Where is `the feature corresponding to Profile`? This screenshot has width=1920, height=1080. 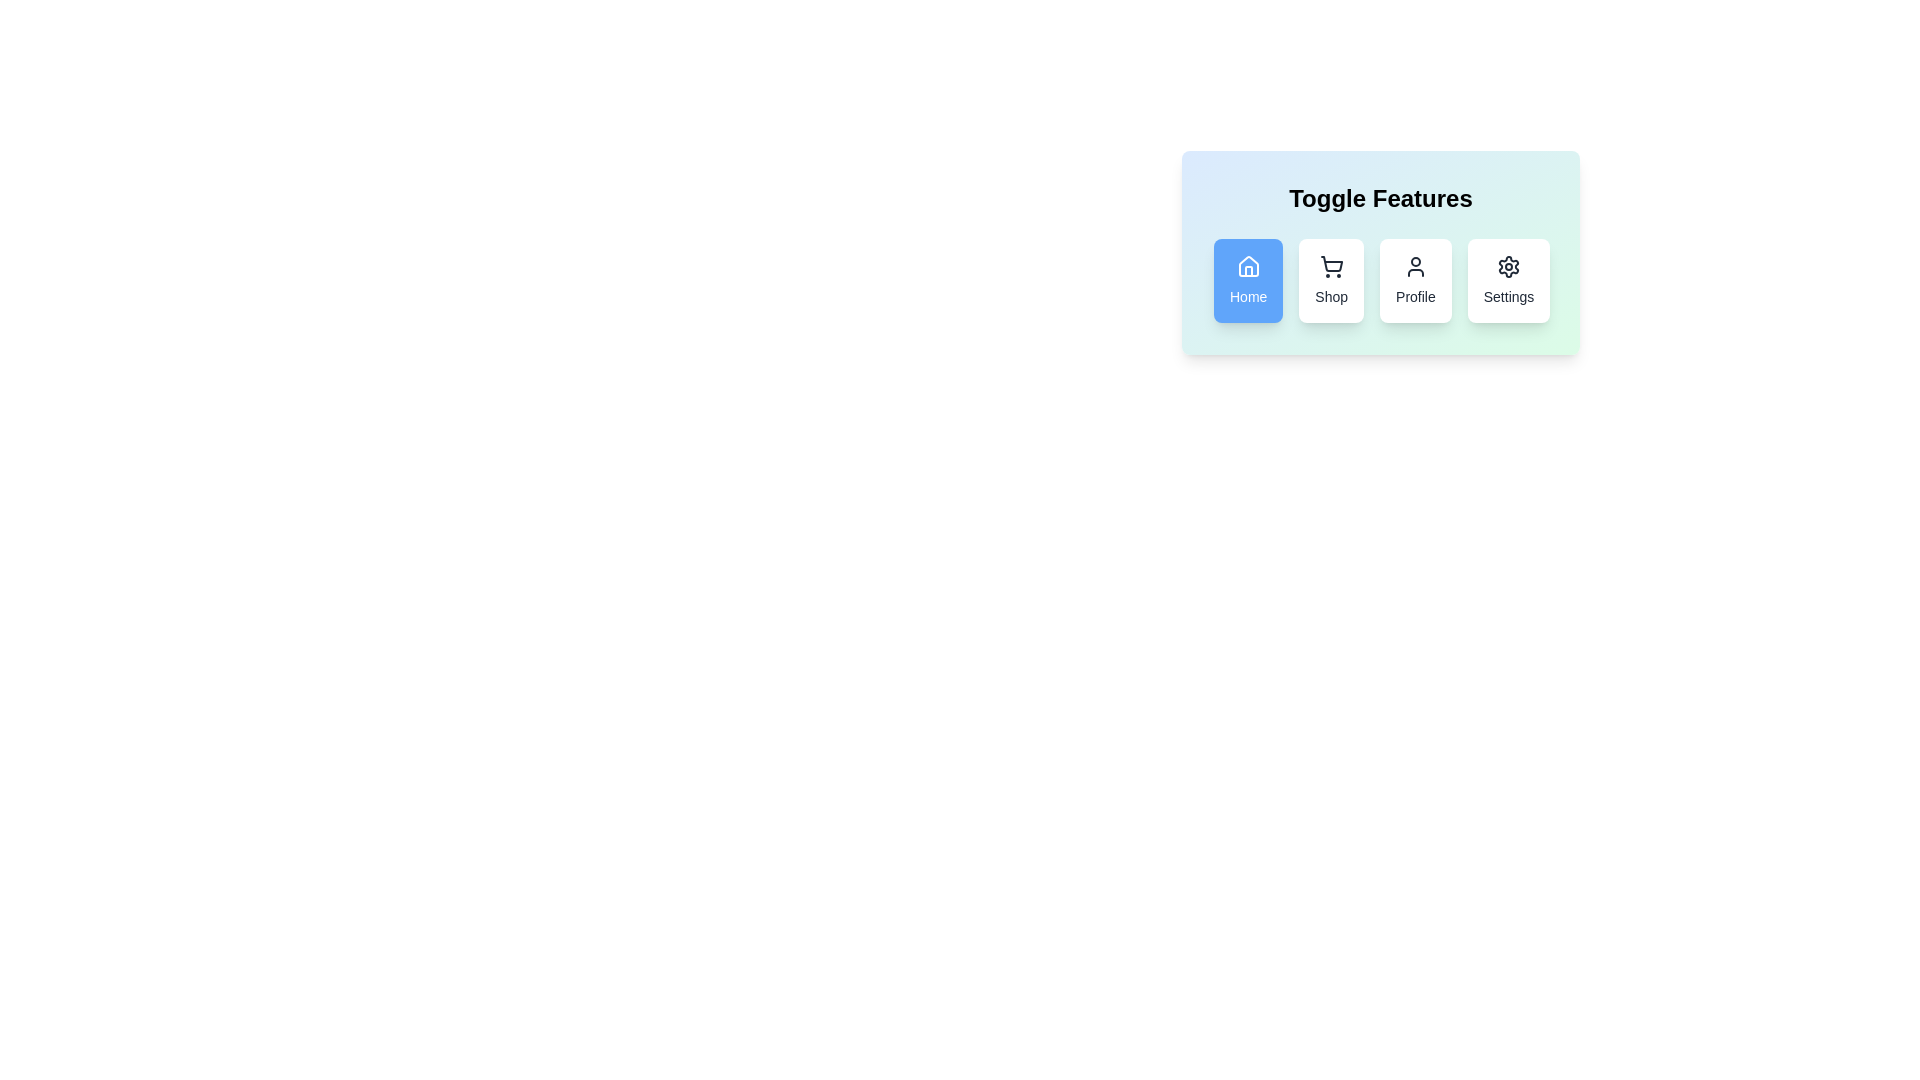
the feature corresponding to Profile is located at coordinates (1415, 281).